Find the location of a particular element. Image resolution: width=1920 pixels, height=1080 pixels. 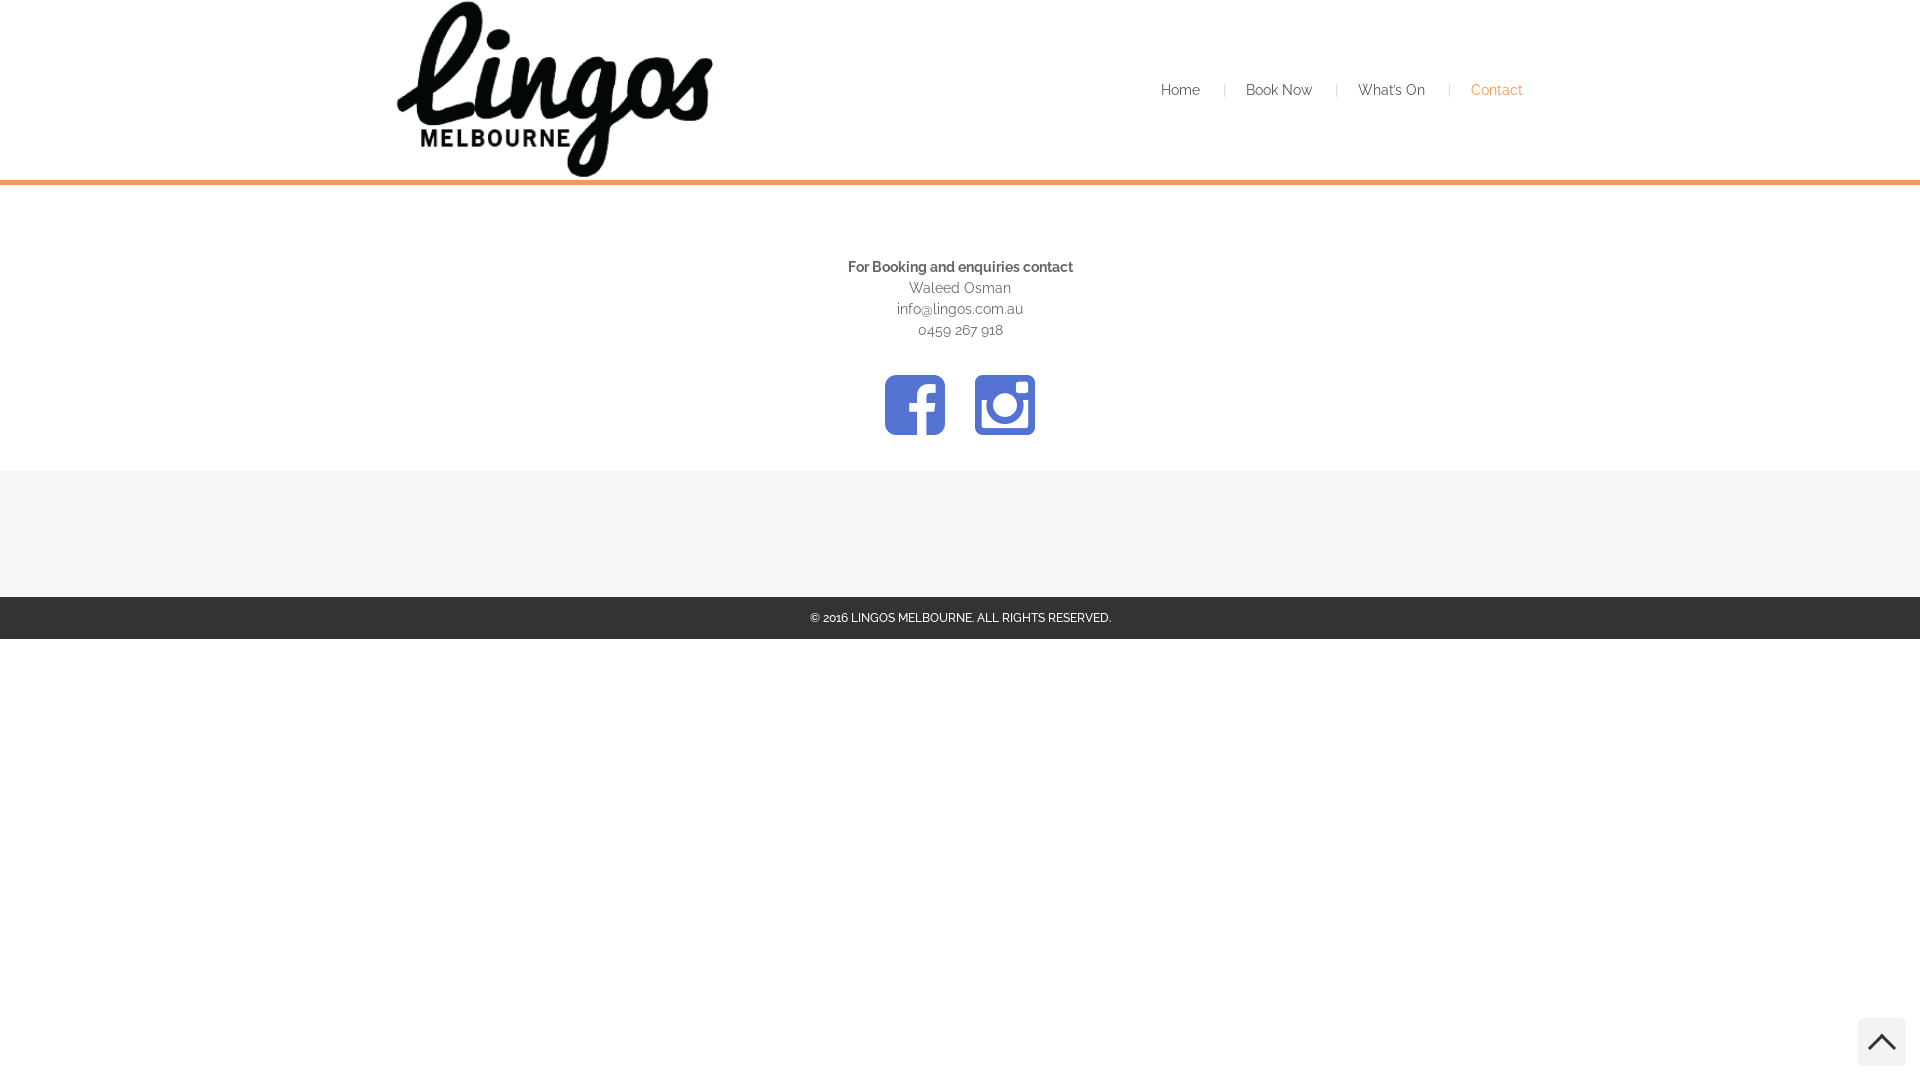

'Contact' is located at coordinates (1497, 88).